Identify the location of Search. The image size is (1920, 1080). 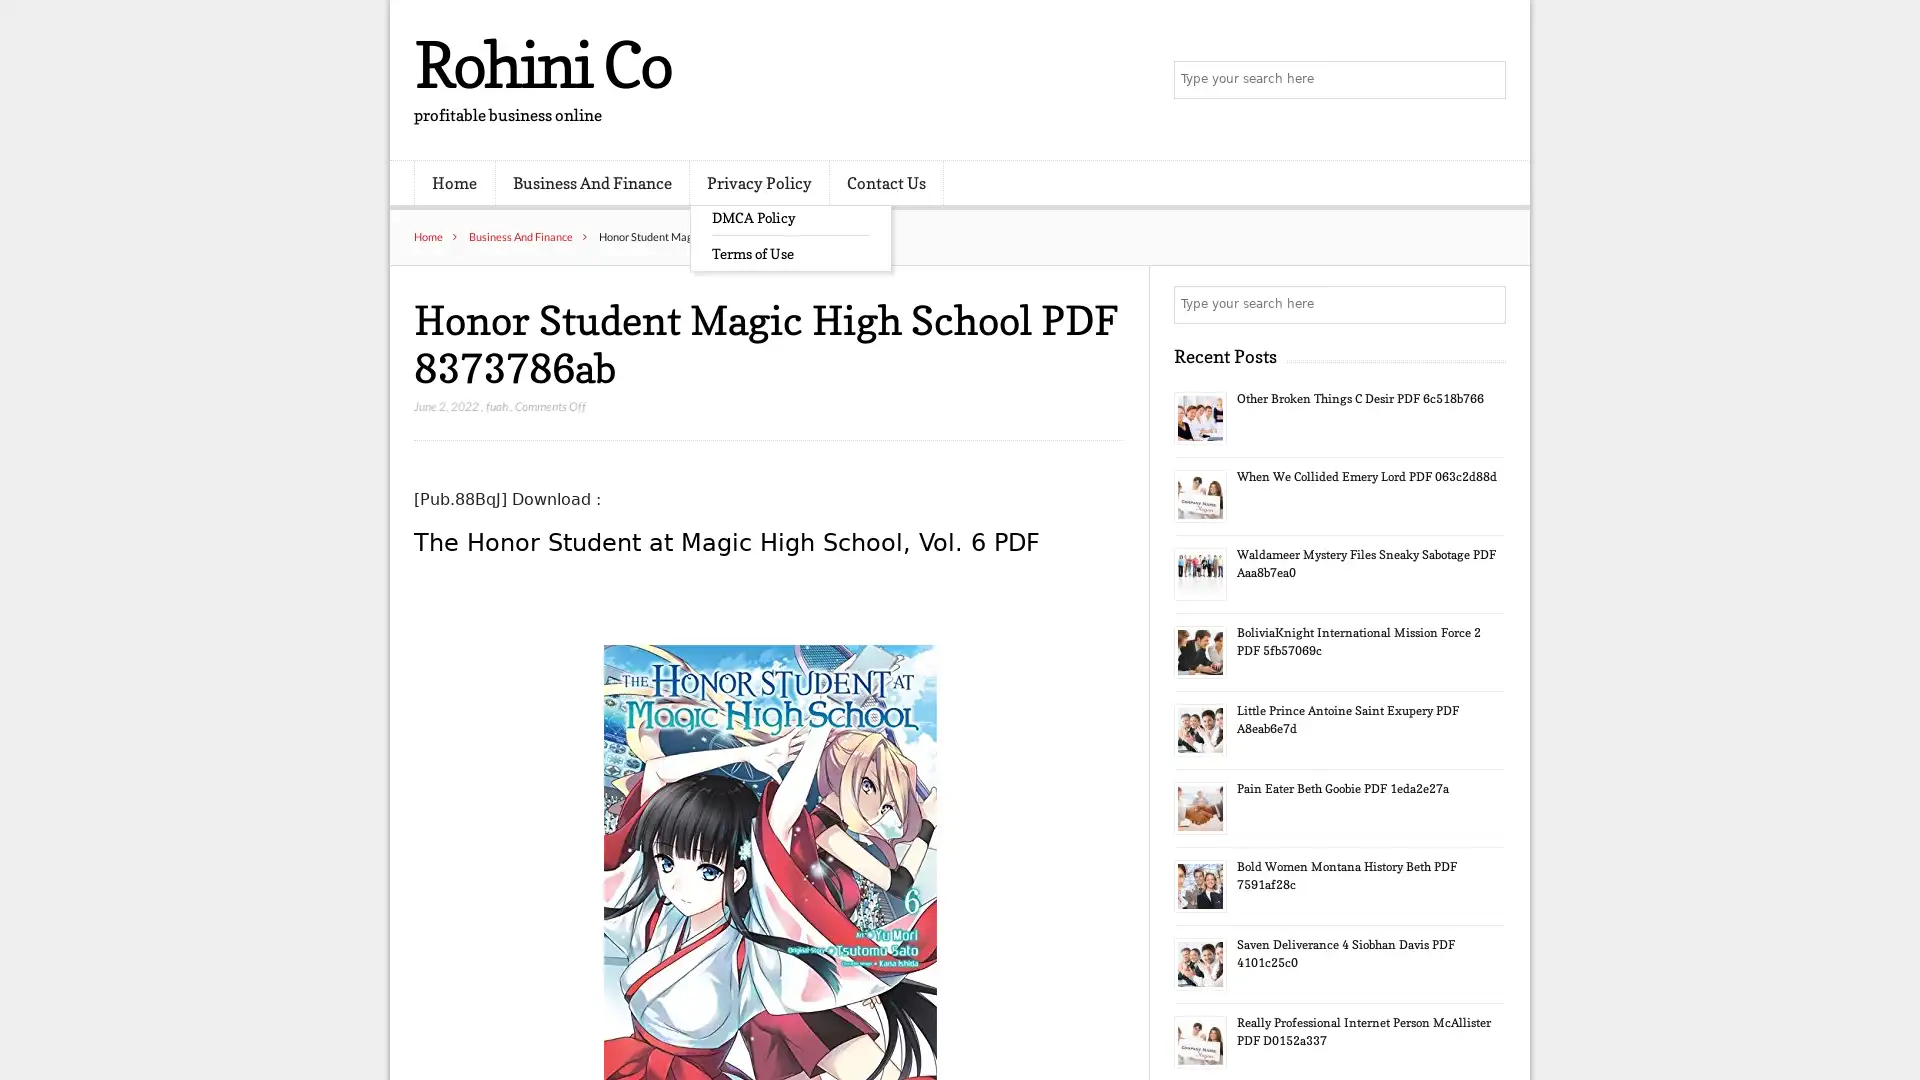
(1485, 304).